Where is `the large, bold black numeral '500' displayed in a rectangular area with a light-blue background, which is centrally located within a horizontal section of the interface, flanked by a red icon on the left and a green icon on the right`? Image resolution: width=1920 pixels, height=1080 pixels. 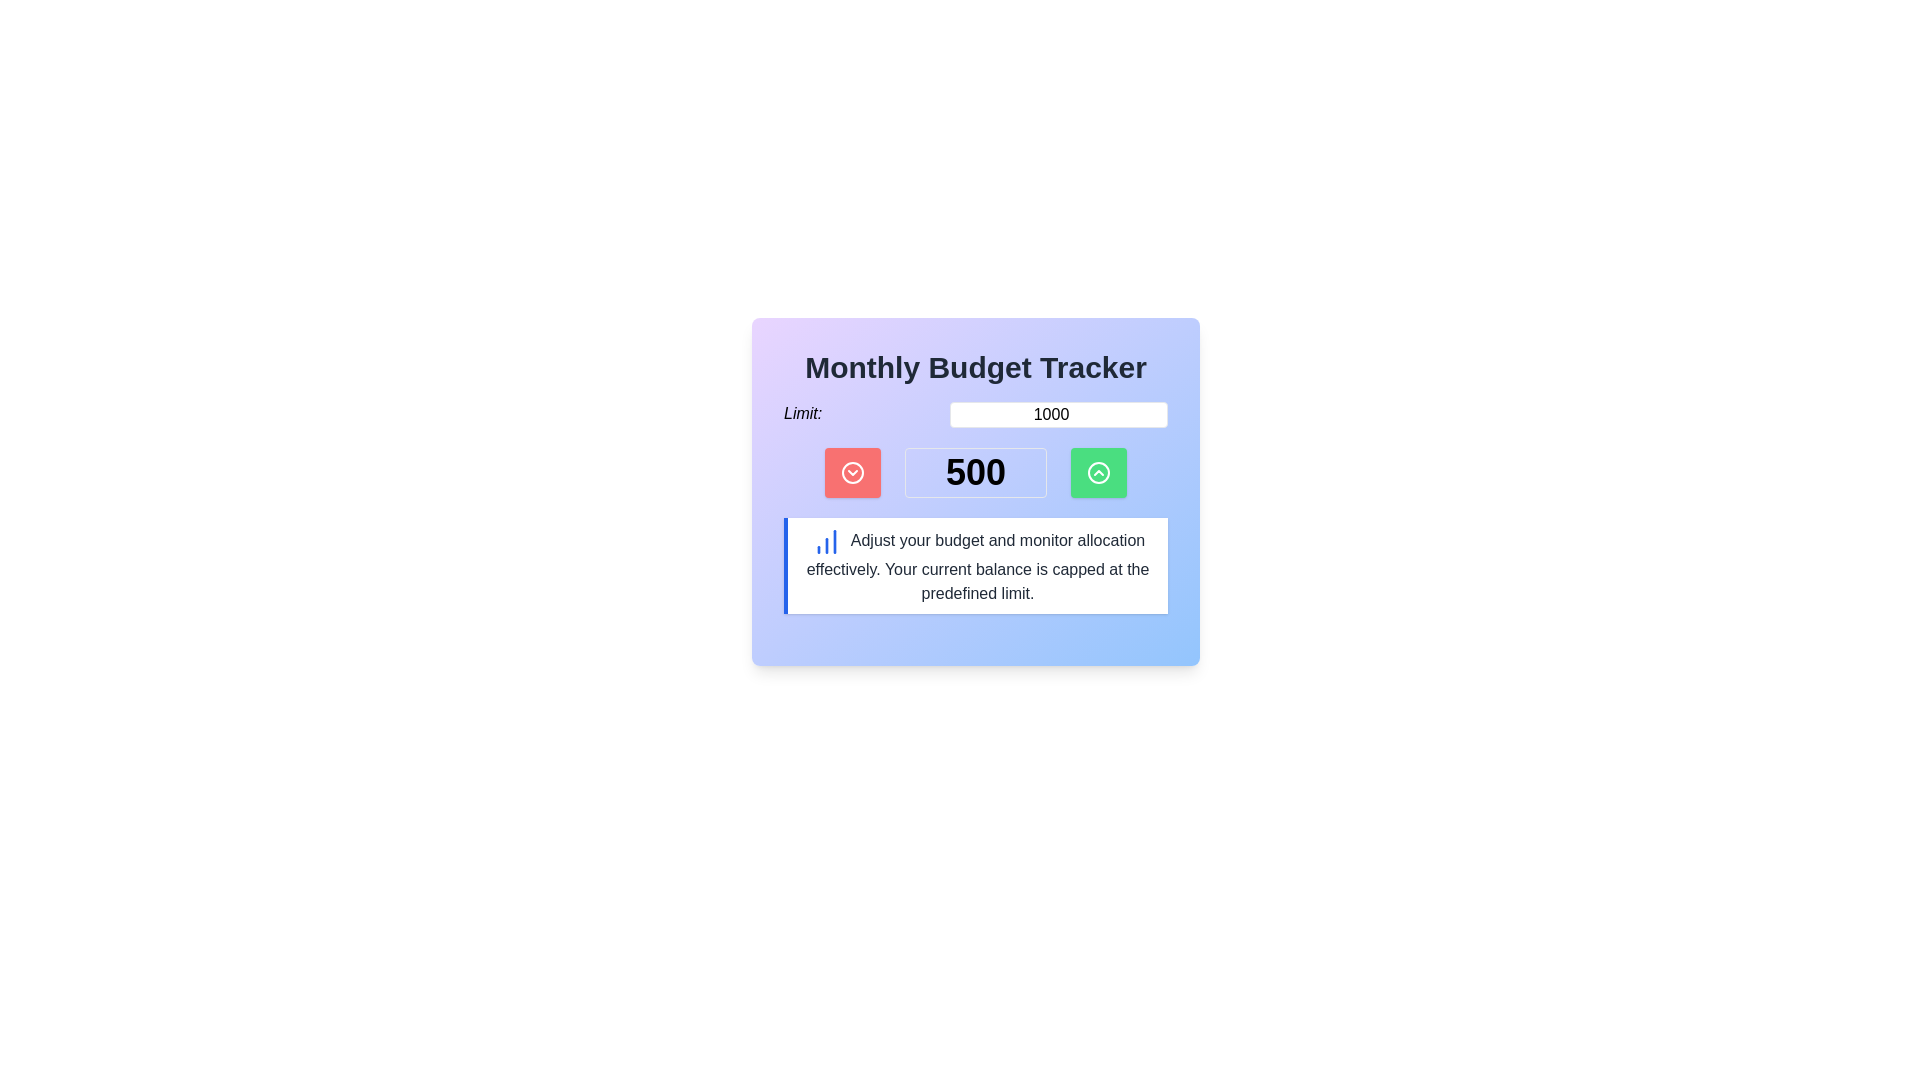 the large, bold black numeral '500' displayed in a rectangular area with a light-blue background, which is centrally located within a horizontal section of the interface, flanked by a red icon on the left and a green icon on the right is located at coordinates (975, 473).